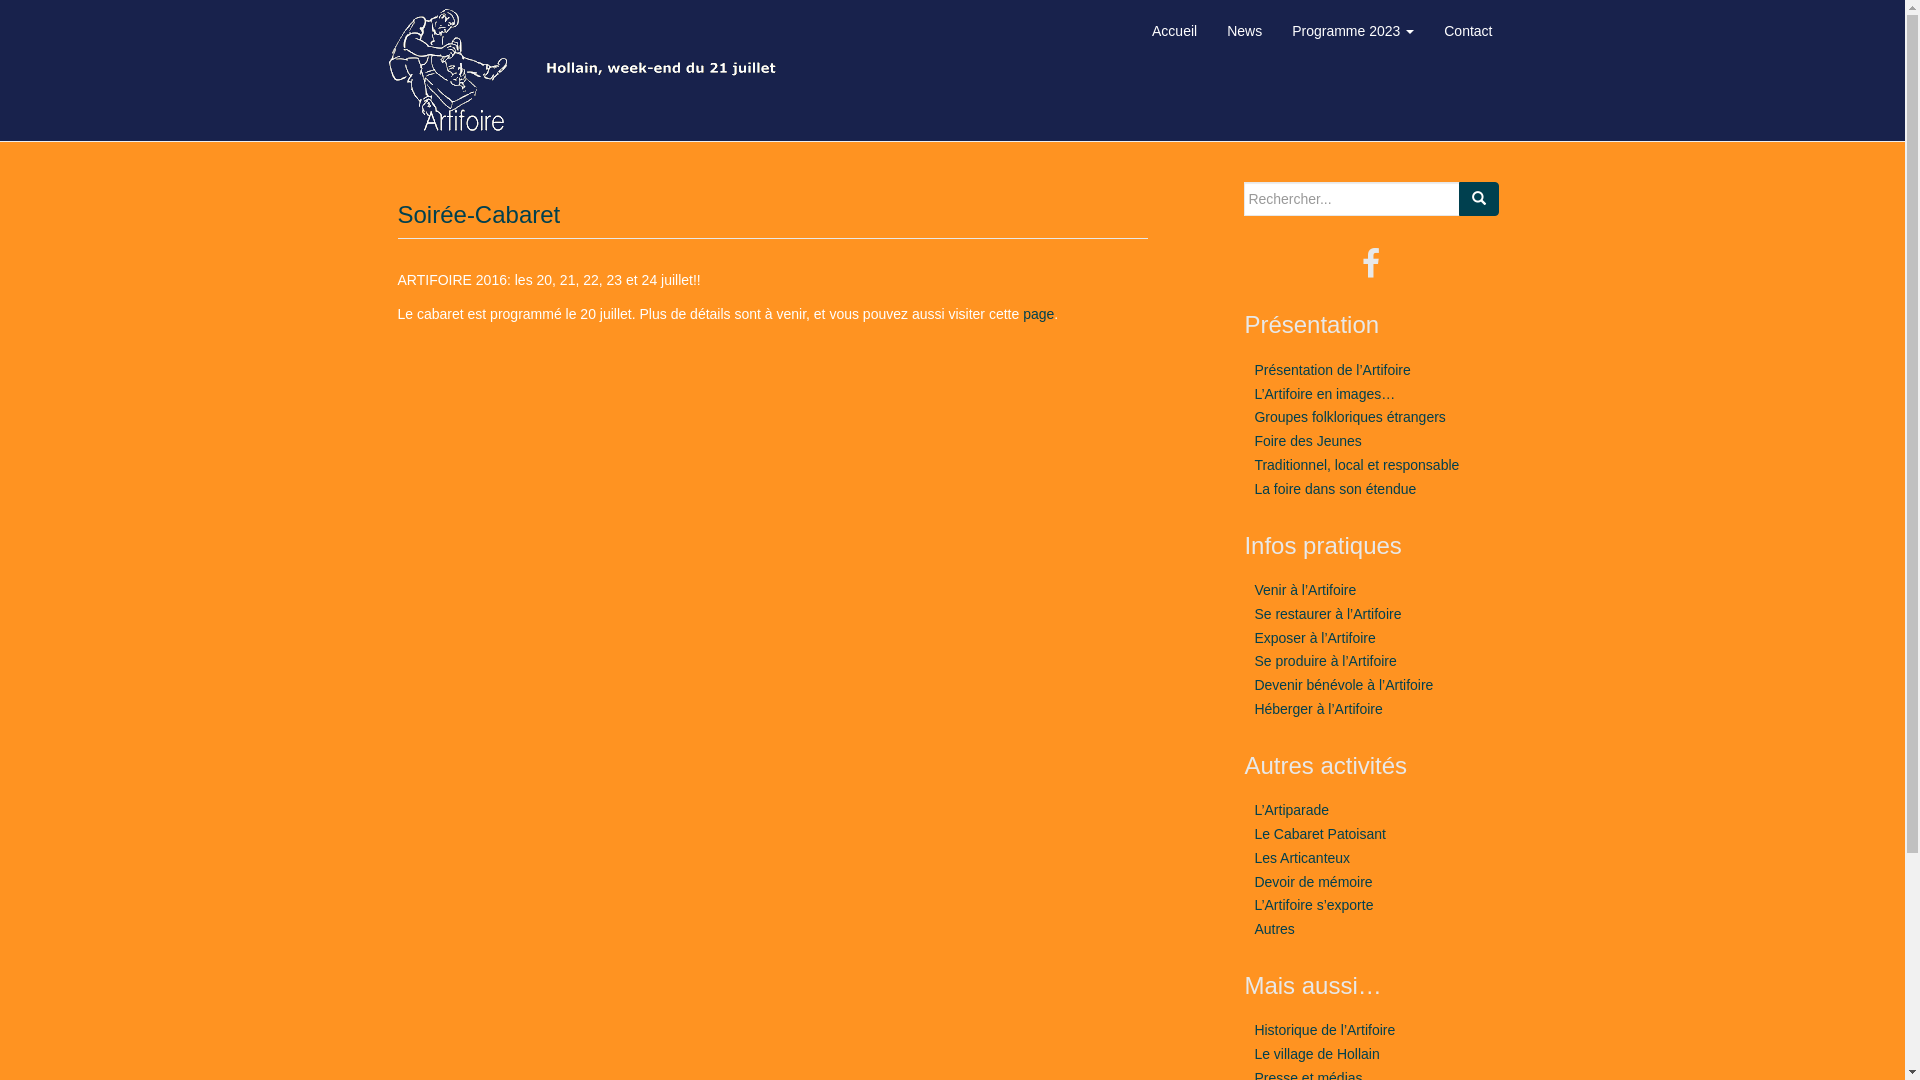 The width and height of the screenshot is (1920, 1080). What do you see at coordinates (1022, 313) in the screenshot?
I see `'page'` at bounding box center [1022, 313].